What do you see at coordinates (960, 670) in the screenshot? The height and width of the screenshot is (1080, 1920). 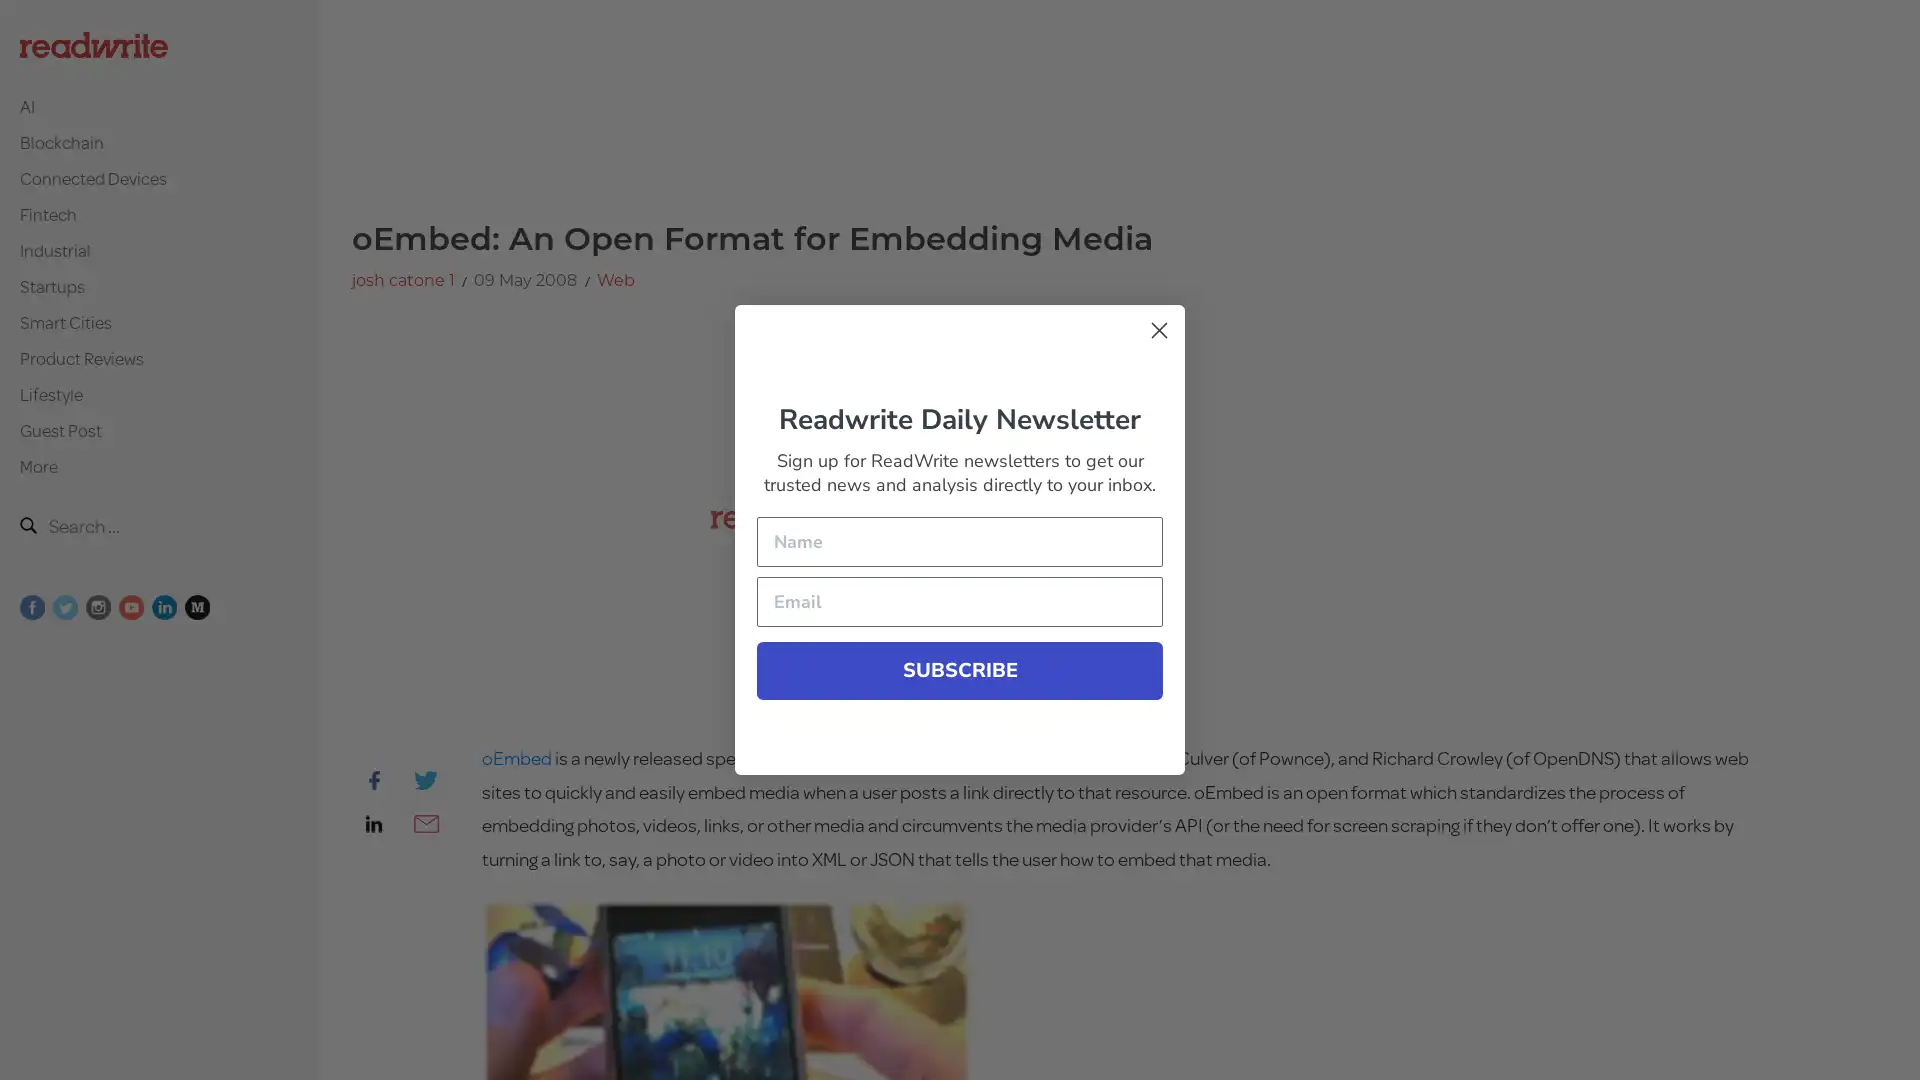 I see `SUBSCRIBE` at bounding box center [960, 670].